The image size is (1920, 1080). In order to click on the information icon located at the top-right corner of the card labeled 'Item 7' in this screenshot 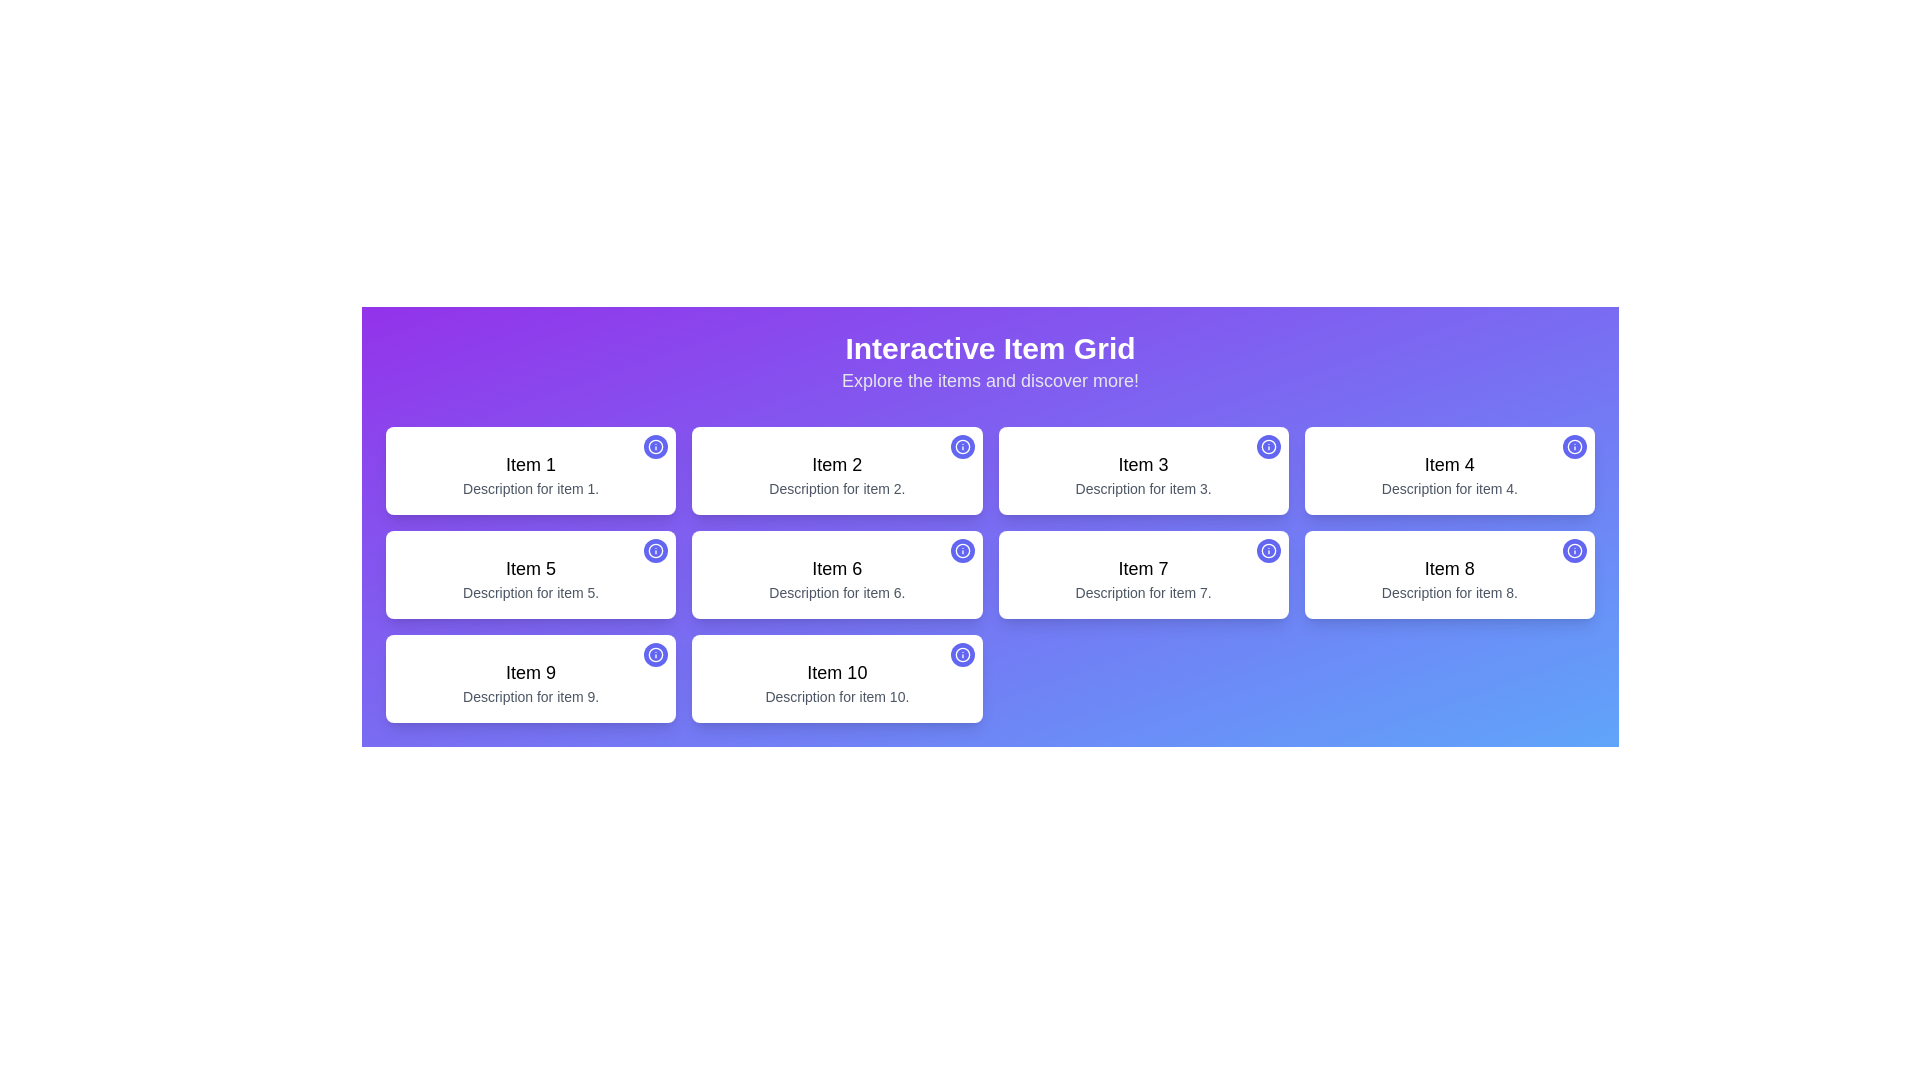, I will do `click(1267, 551)`.